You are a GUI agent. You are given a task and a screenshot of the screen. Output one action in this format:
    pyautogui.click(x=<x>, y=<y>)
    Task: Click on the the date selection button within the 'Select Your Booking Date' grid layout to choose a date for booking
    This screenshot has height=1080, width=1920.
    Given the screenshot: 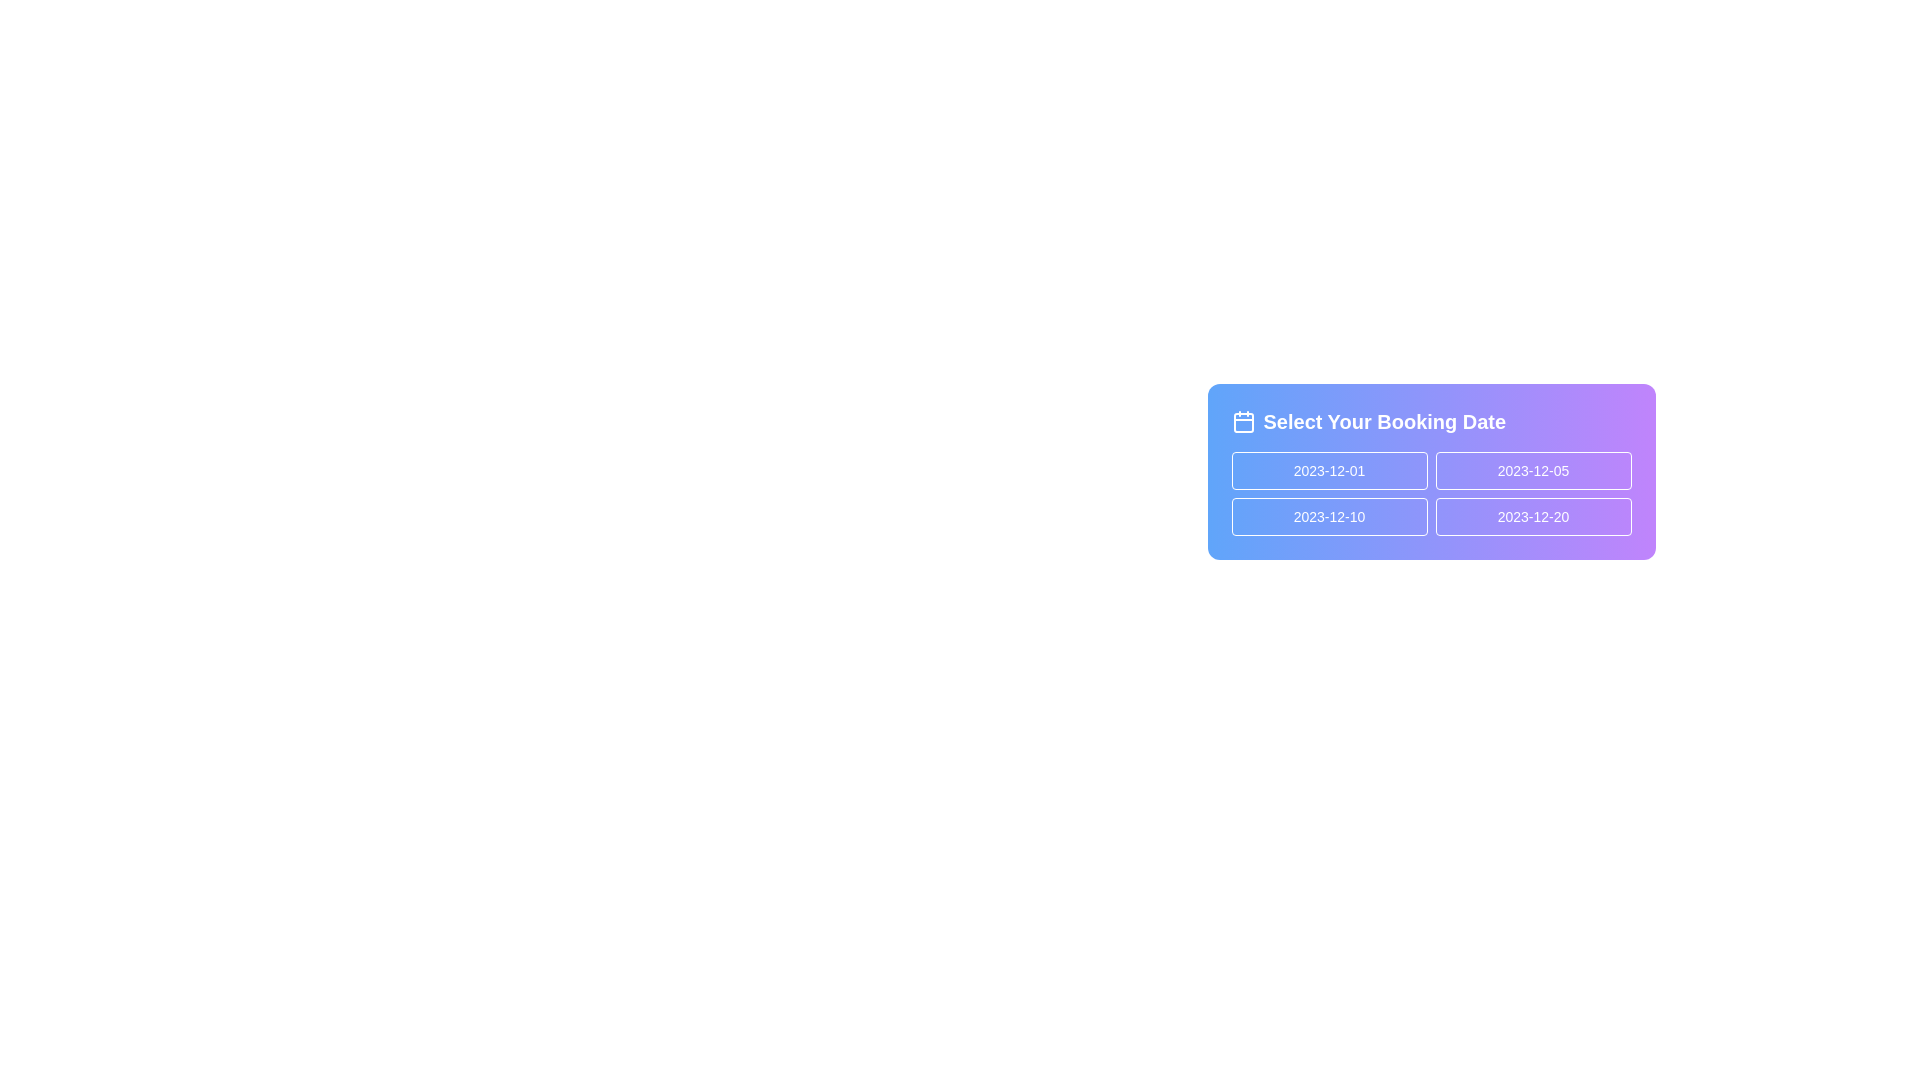 What is the action you would take?
    pyautogui.click(x=1430, y=493)
    